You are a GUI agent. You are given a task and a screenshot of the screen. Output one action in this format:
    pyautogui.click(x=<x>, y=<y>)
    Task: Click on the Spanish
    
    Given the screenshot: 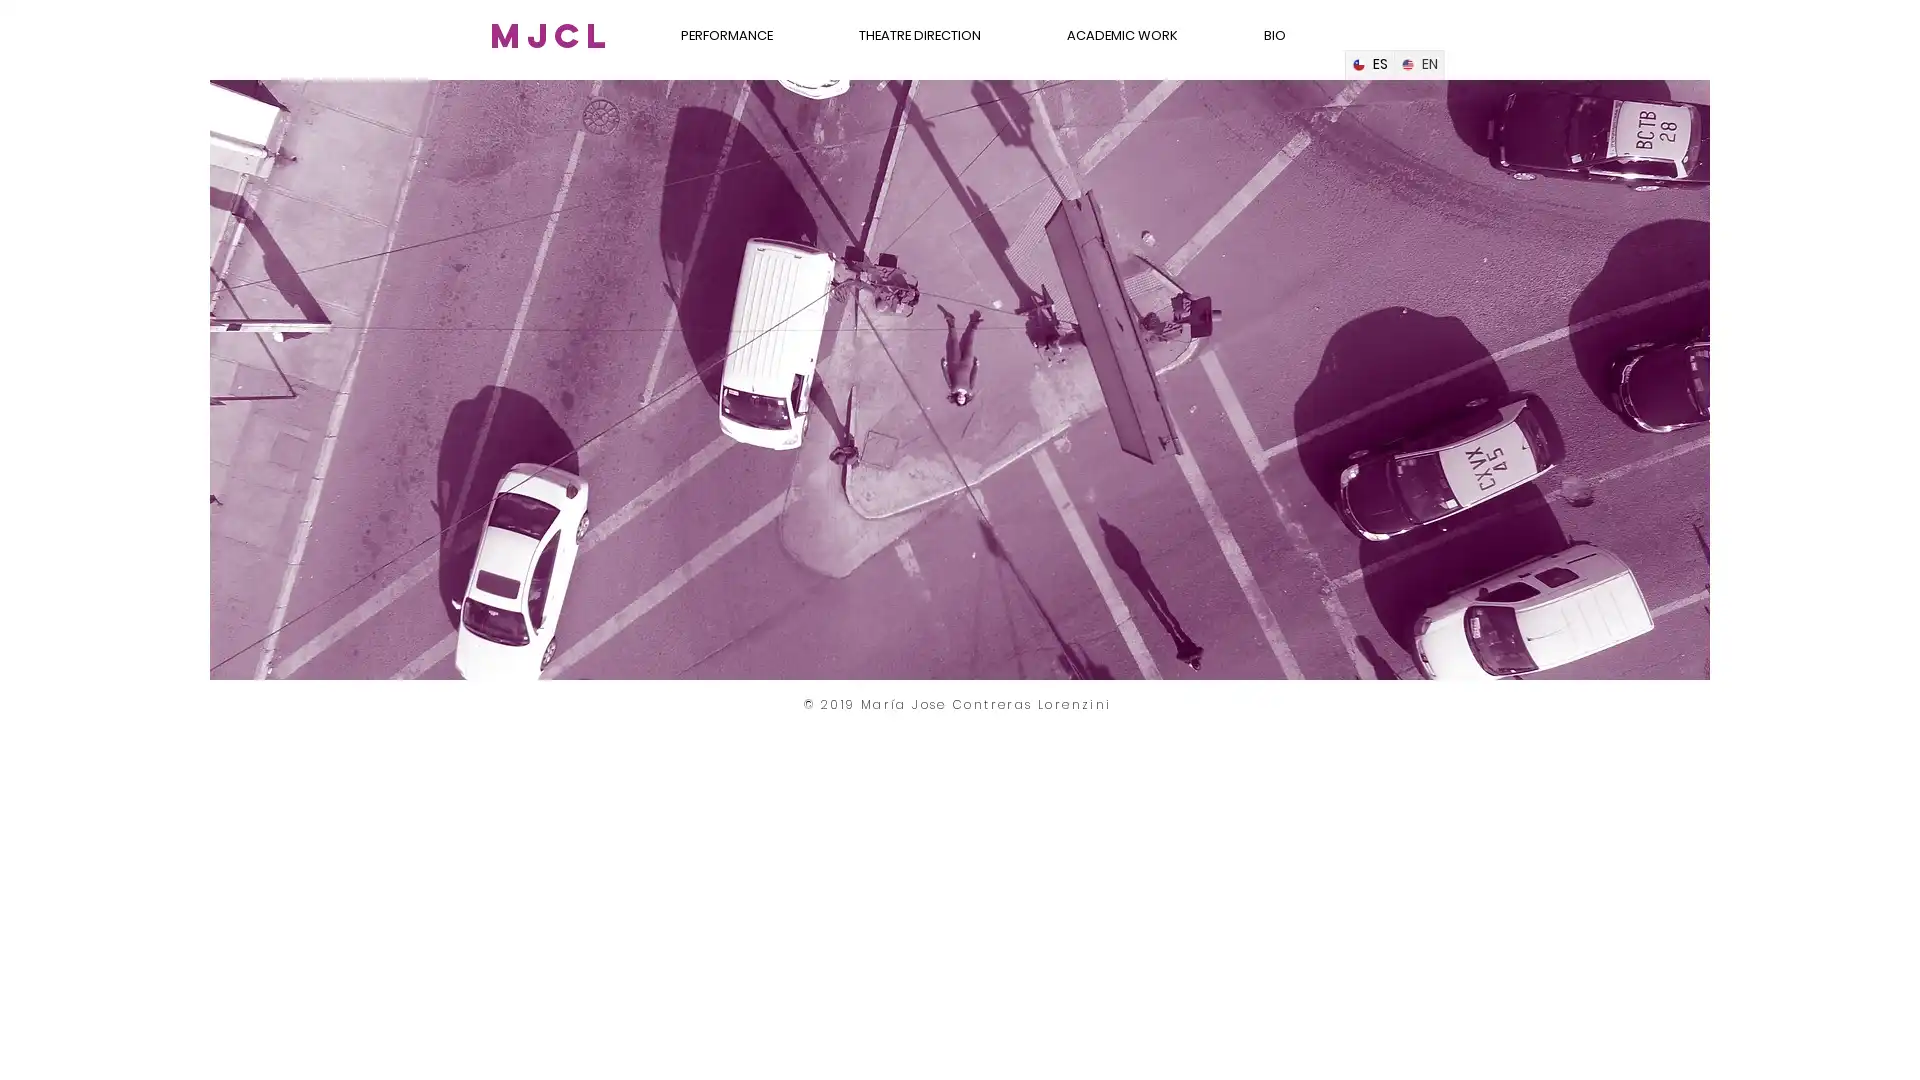 What is the action you would take?
    pyautogui.click(x=1368, y=64)
    